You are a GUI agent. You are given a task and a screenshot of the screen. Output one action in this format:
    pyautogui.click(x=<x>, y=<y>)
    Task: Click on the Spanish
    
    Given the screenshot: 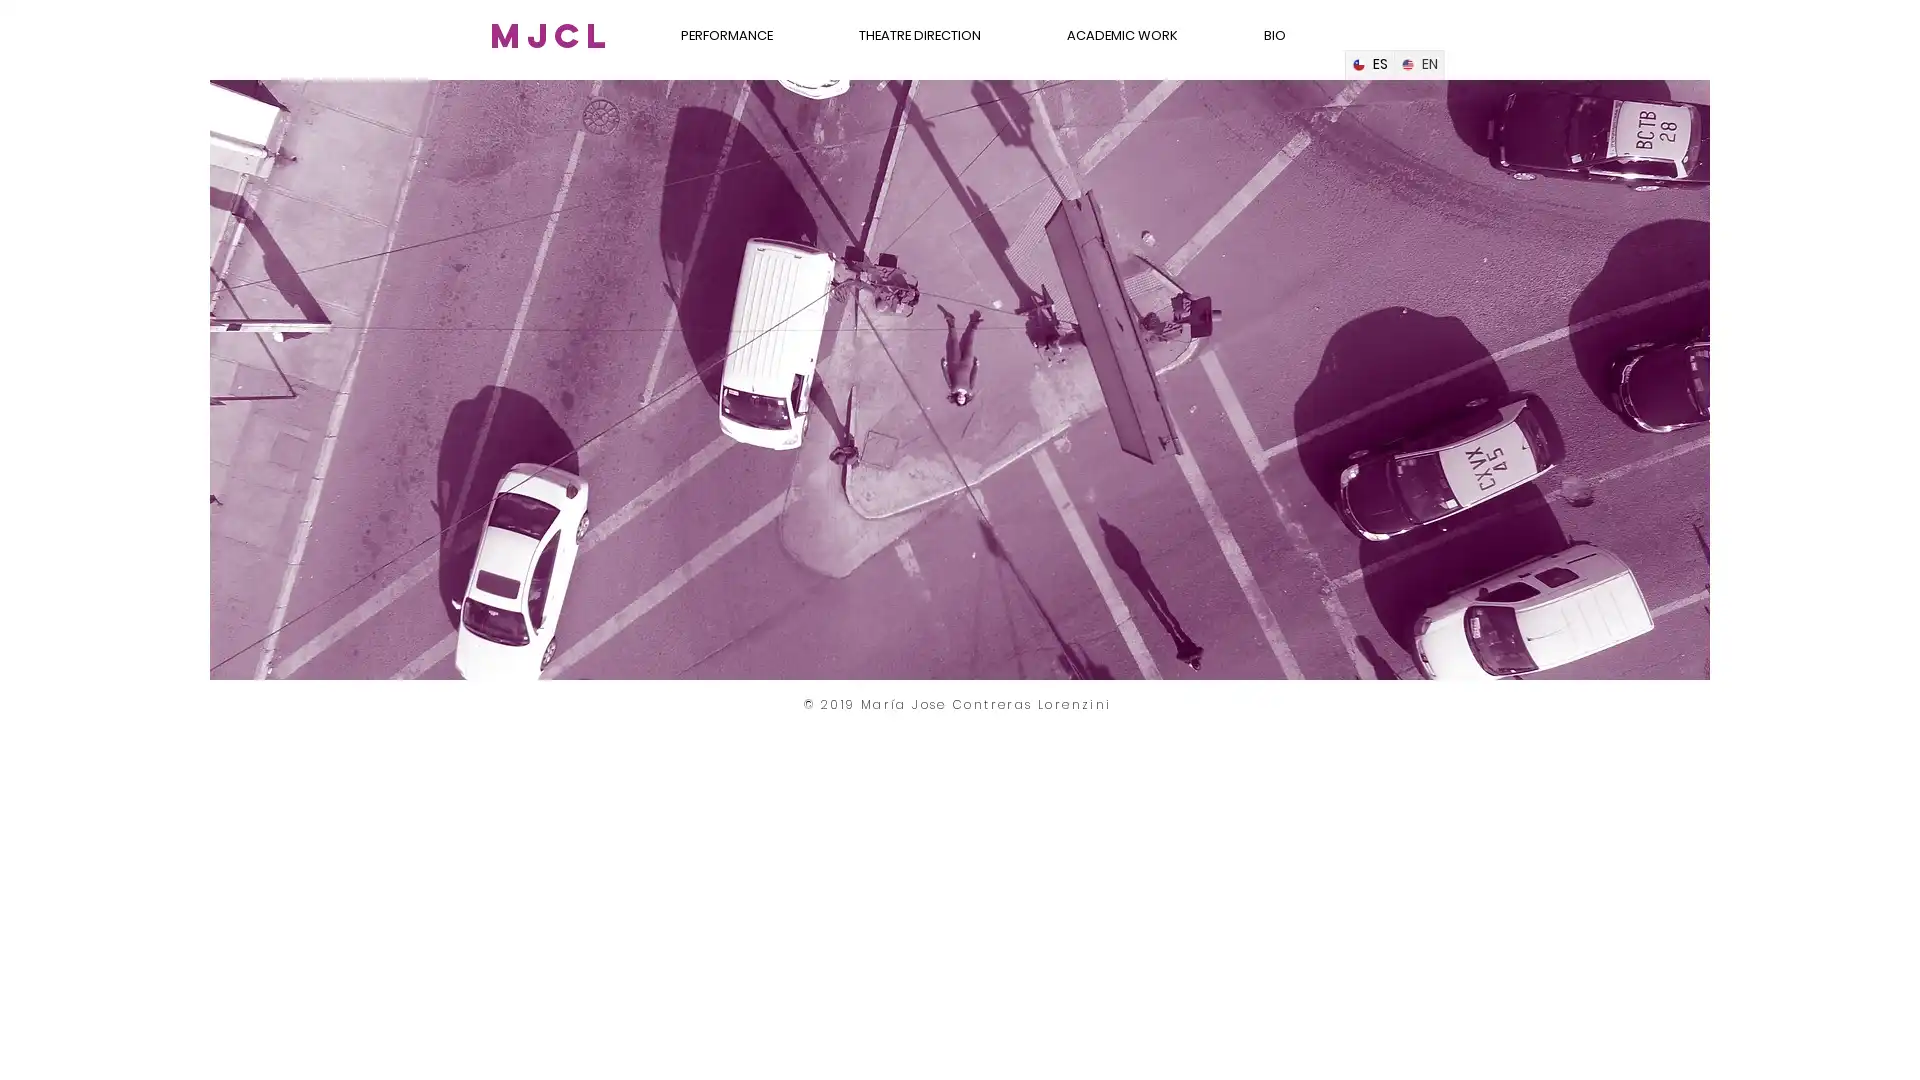 What is the action you would take?
    pyautogui.click(x=1368, y=64)
    